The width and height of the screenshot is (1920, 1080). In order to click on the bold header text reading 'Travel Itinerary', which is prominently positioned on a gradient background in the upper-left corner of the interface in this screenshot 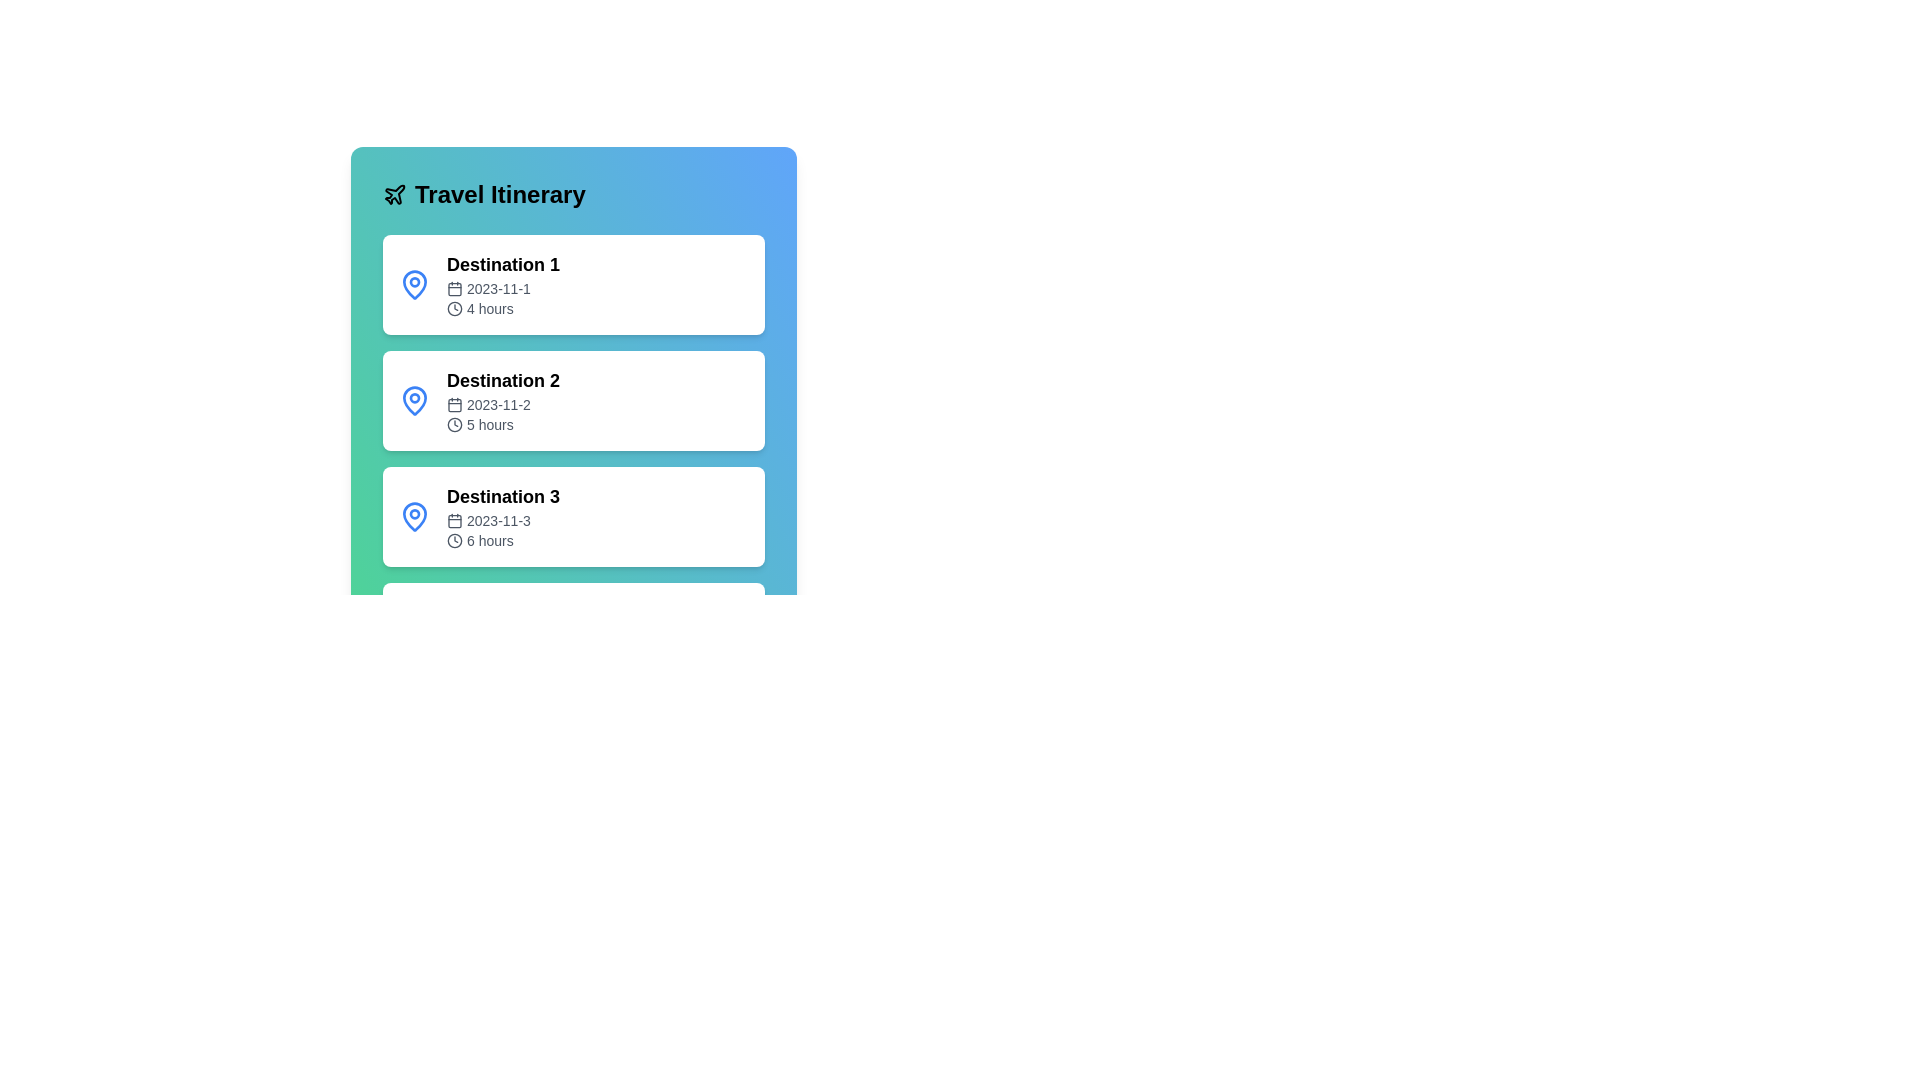, I will do `click(500, 195)`.